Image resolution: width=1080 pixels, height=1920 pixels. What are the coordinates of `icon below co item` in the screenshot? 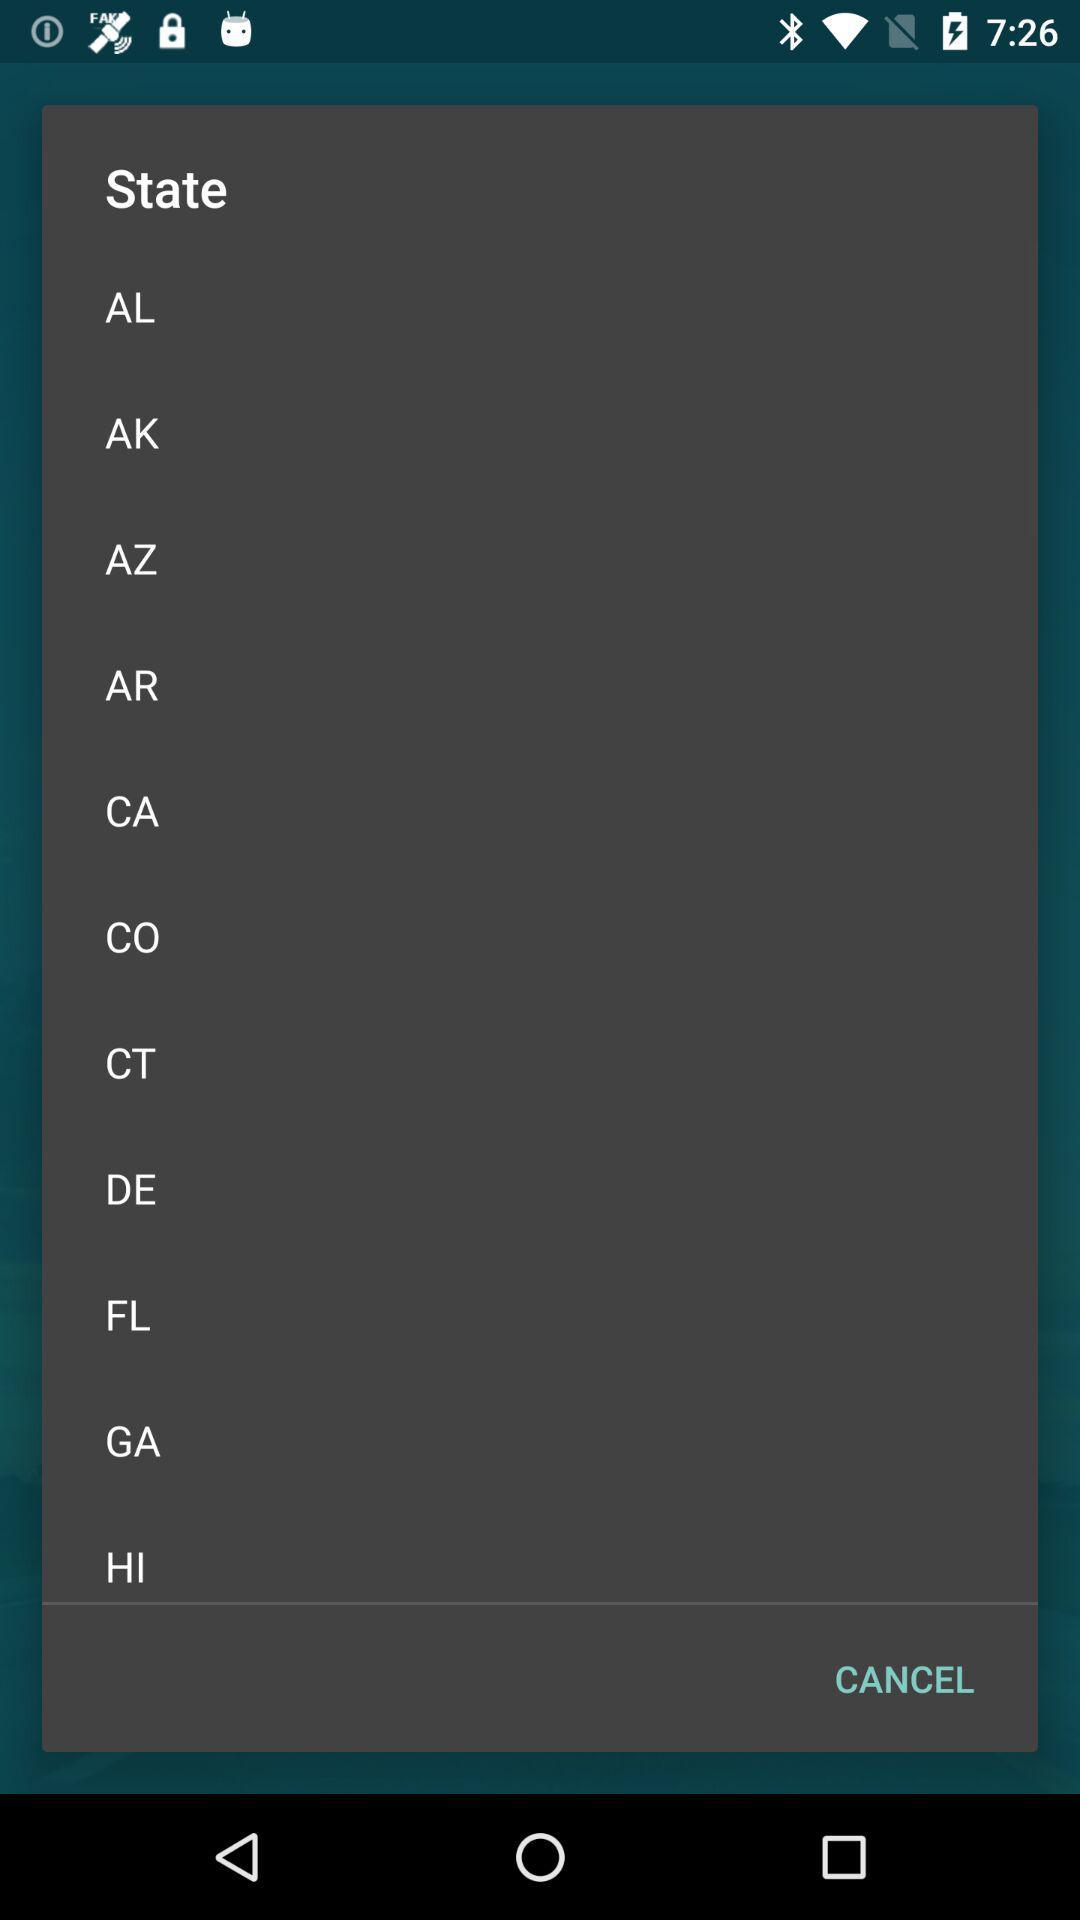 It's located at (540, 1060).